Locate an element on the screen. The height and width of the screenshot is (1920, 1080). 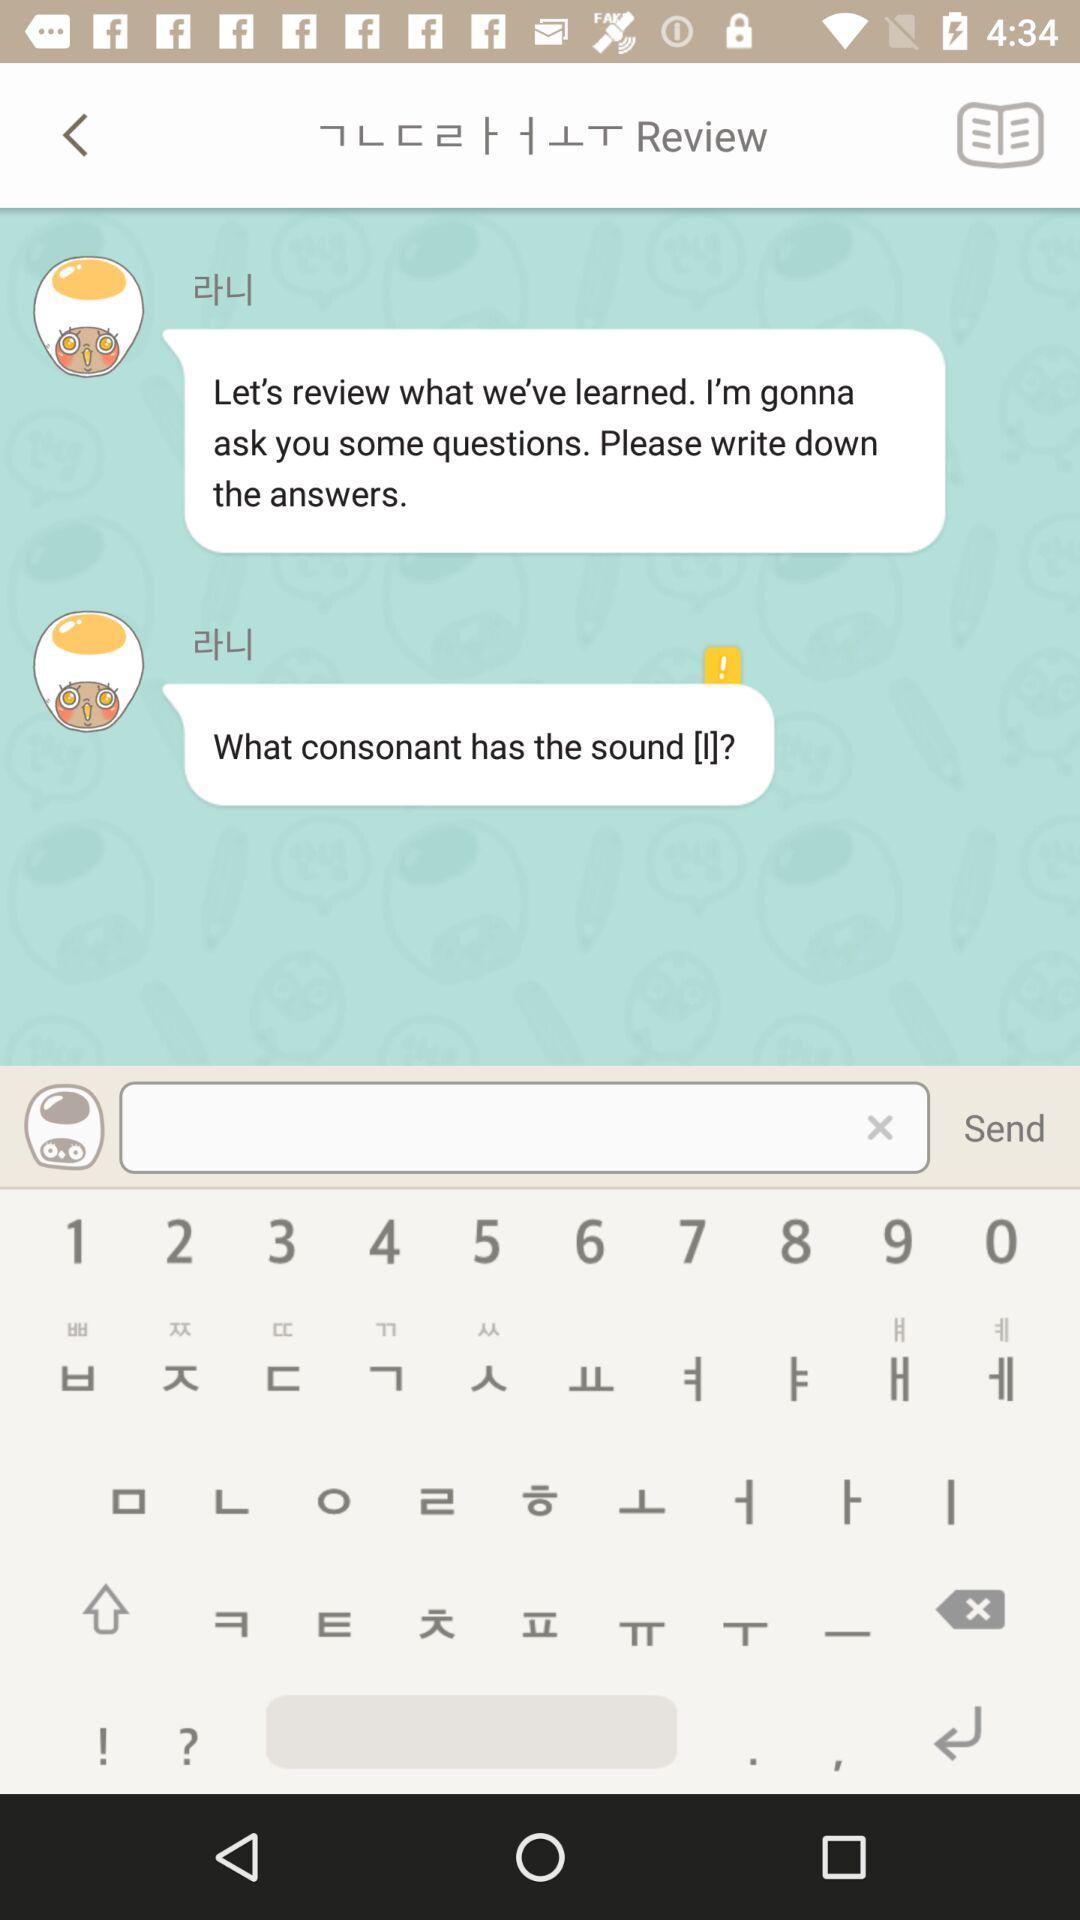
the arrow_upward icon is located at coordinates (106, 1609).